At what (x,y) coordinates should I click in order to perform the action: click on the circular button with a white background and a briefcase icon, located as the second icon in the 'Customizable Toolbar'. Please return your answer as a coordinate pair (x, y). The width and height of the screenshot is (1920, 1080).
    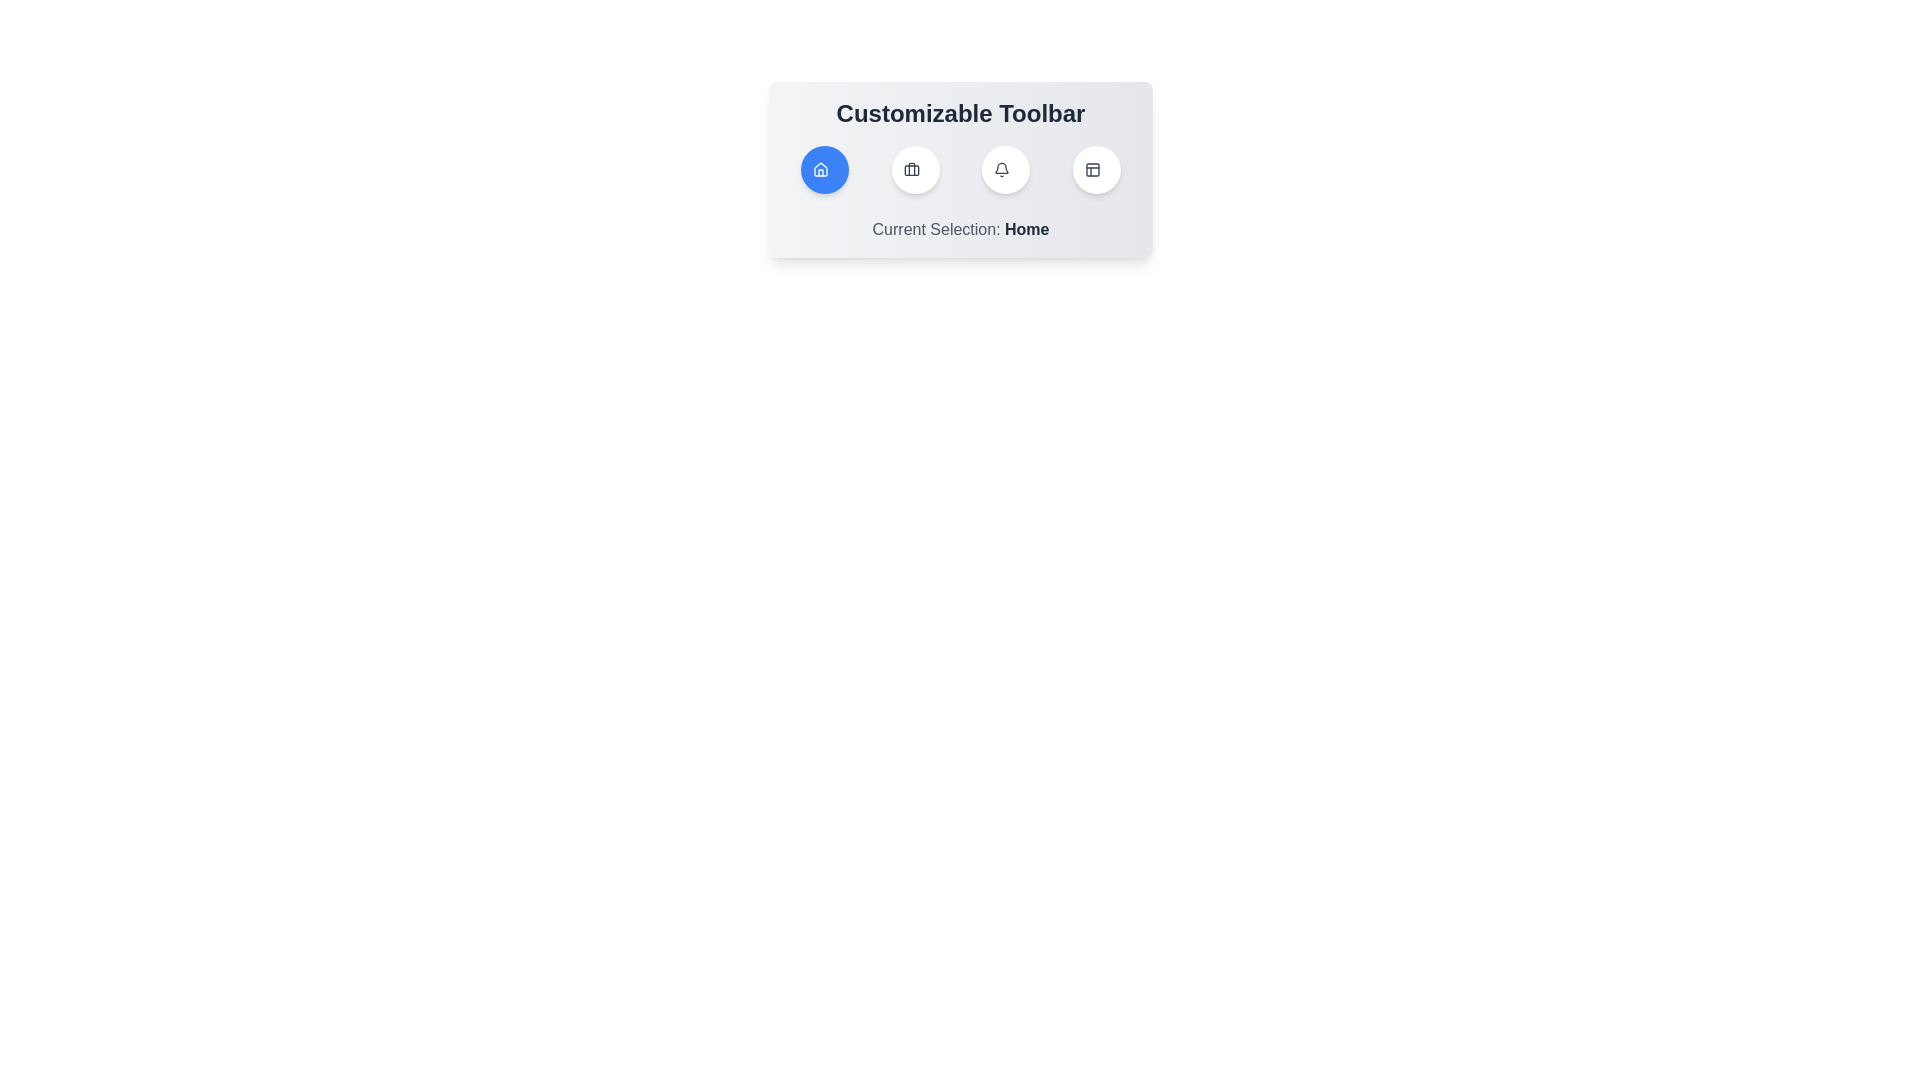
    Looking at the image, I should click on (914, 168).